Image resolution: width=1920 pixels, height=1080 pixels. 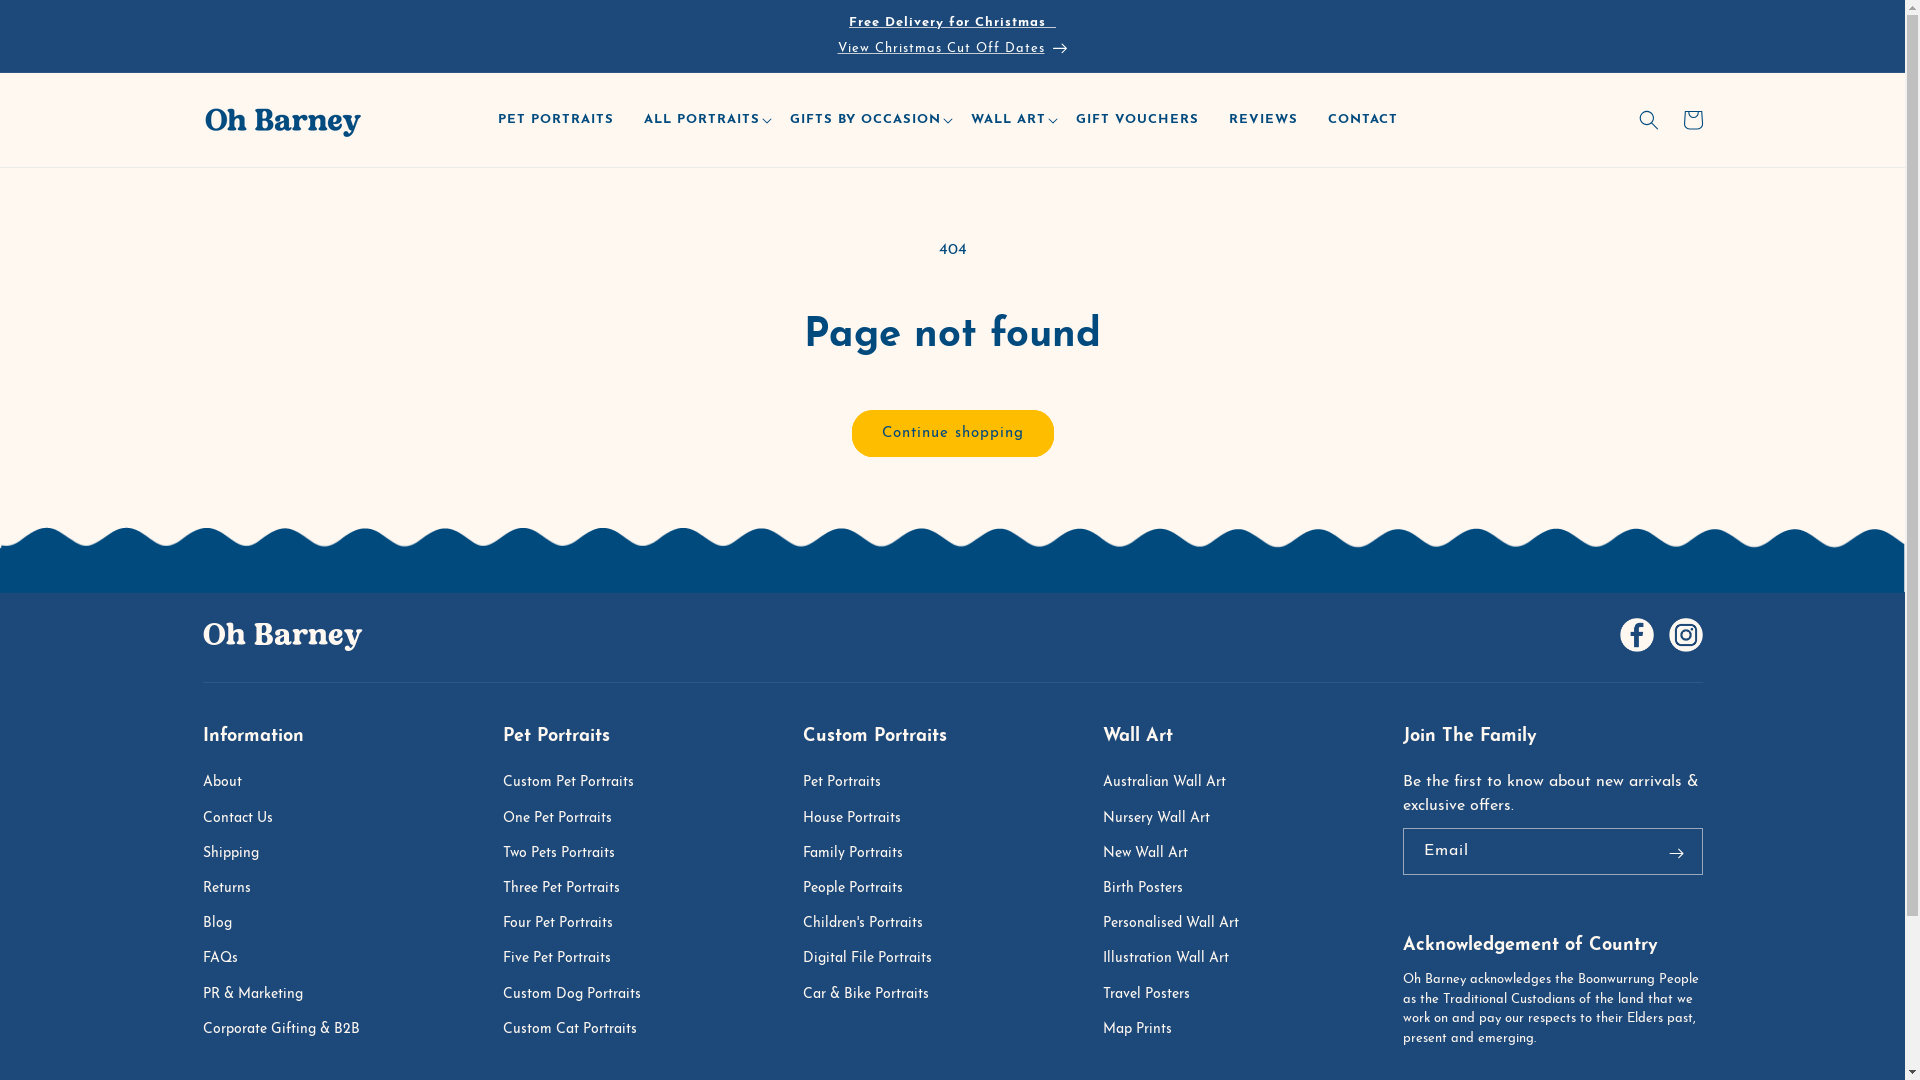 What do you see at coordinates (576, 784) in the screenshot?
I see `'Custom Pet Portraits'` at bounding box center [576, 784].